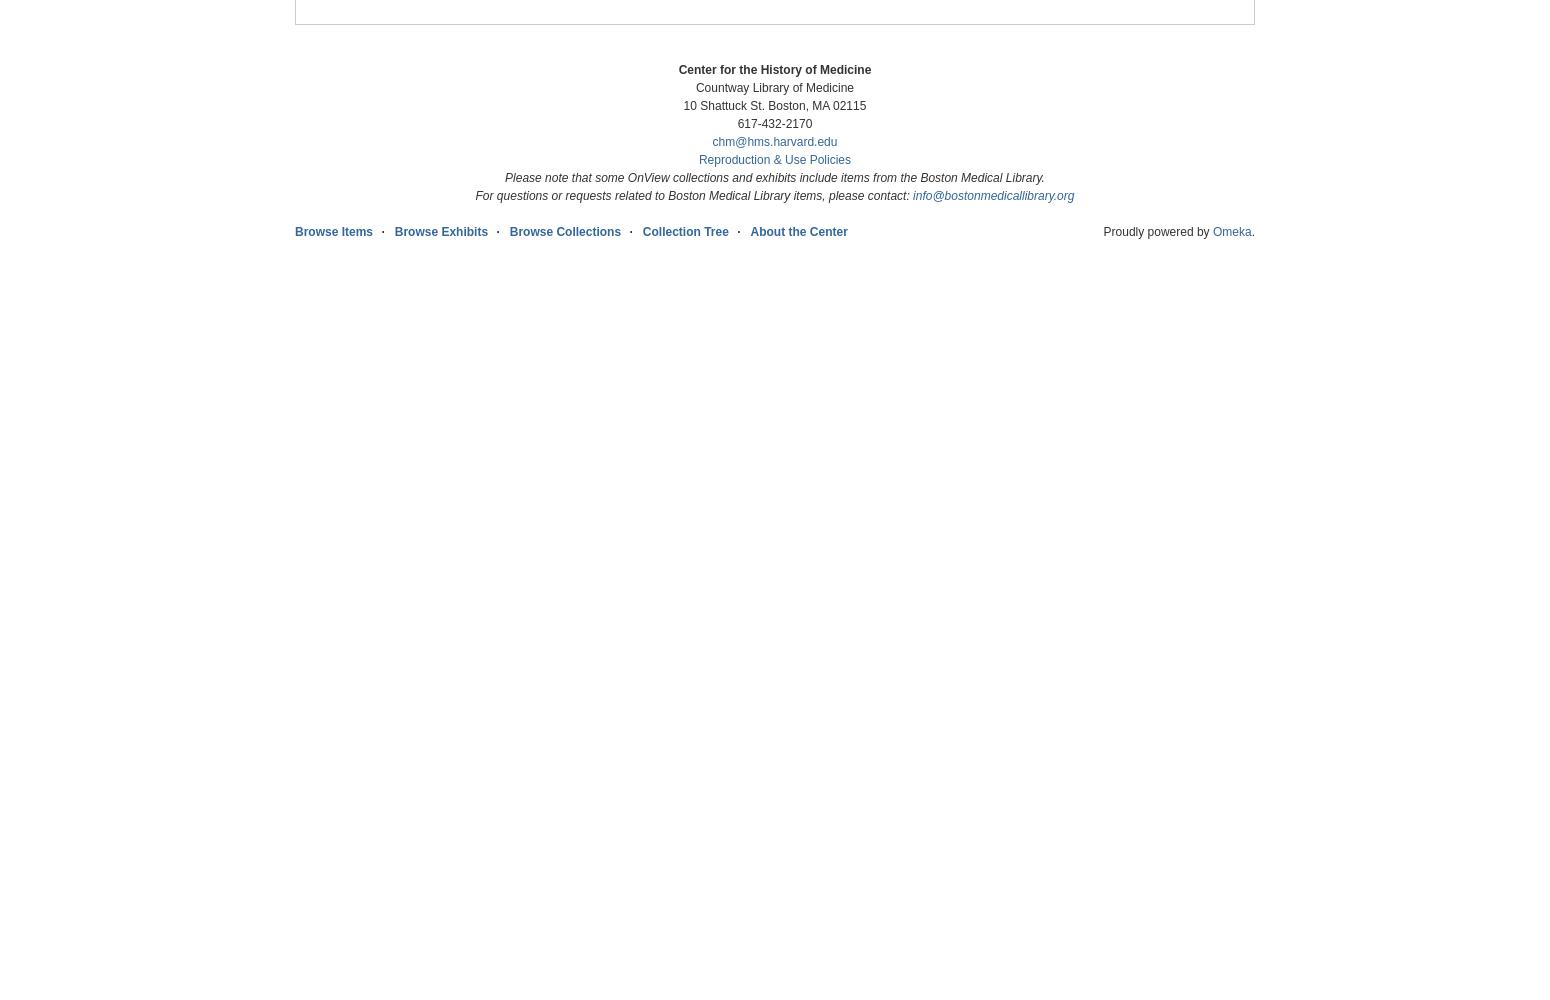 The height and width of the screenshot is (1000, 1550). Describe the element at coordinates (1231, 231) in the screenshot. I see `'Omeka'` at that location.